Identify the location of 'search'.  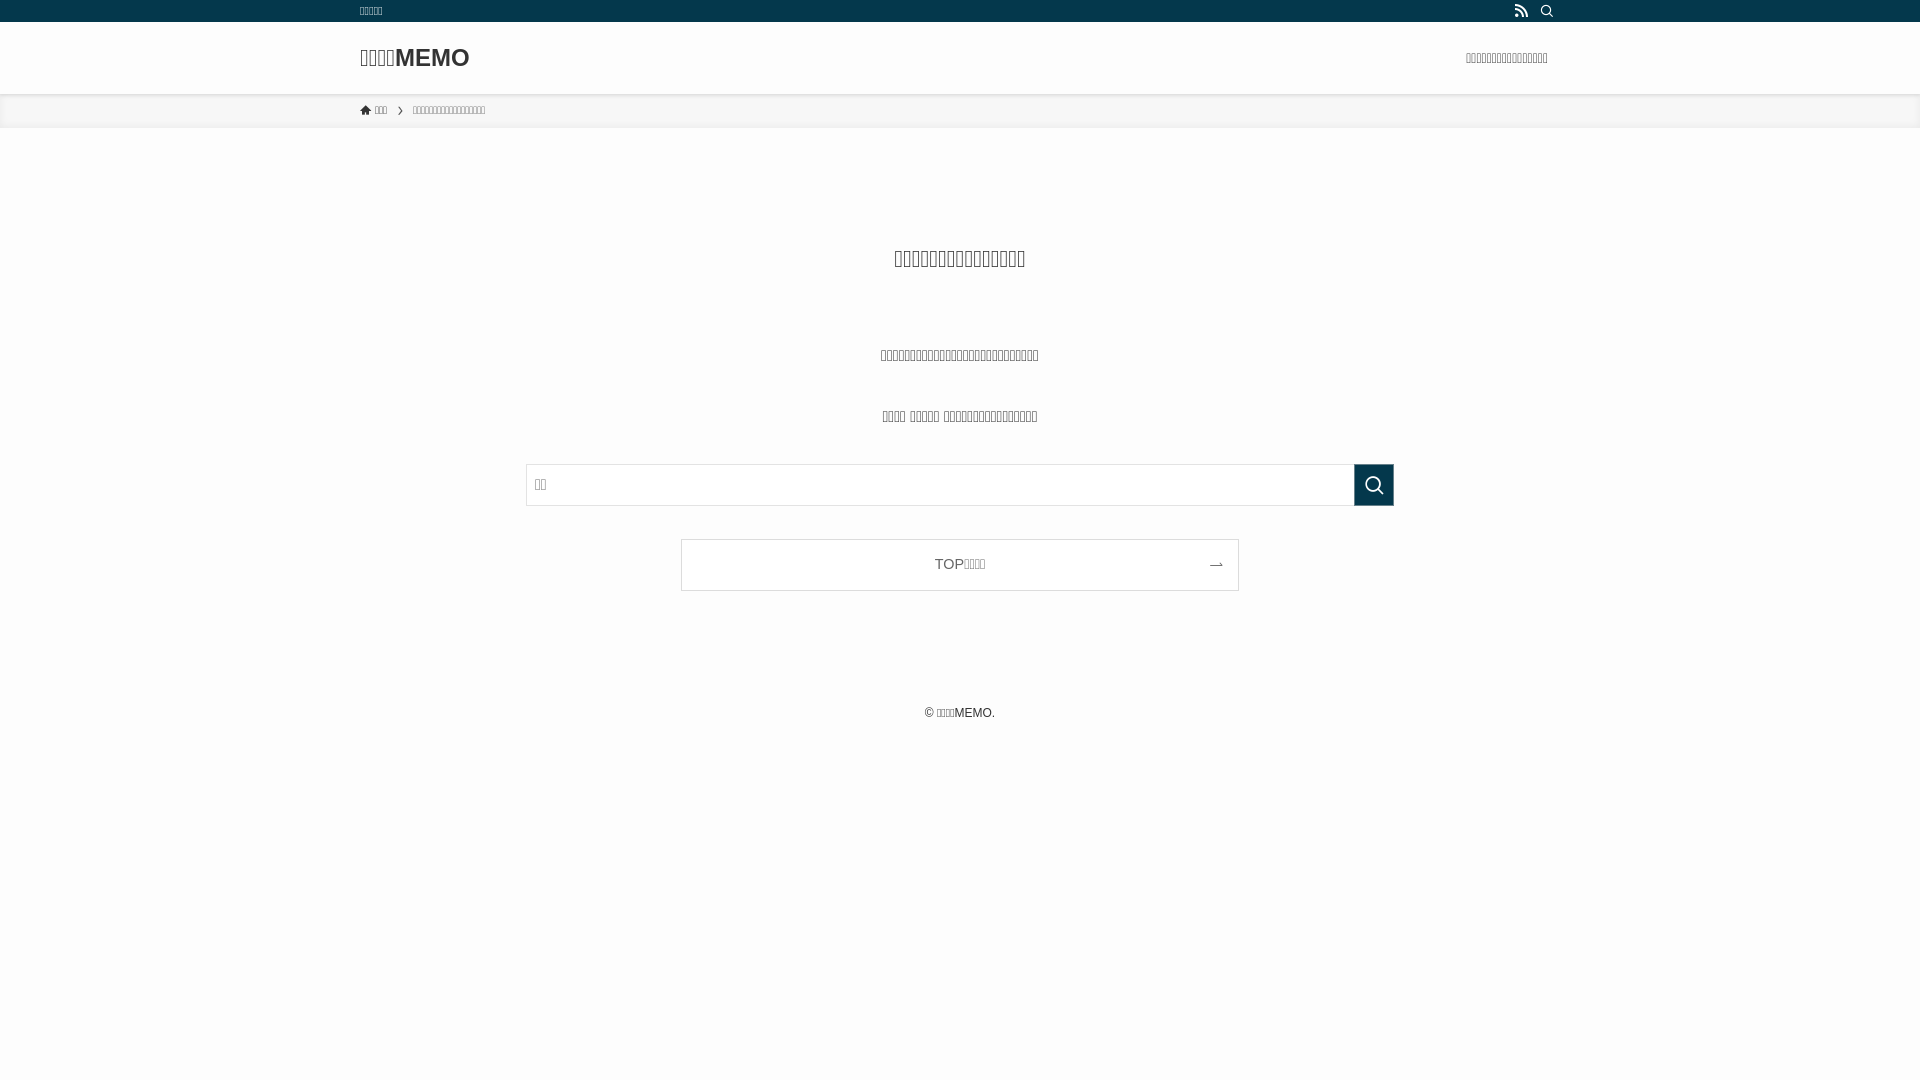
(1203, 555).